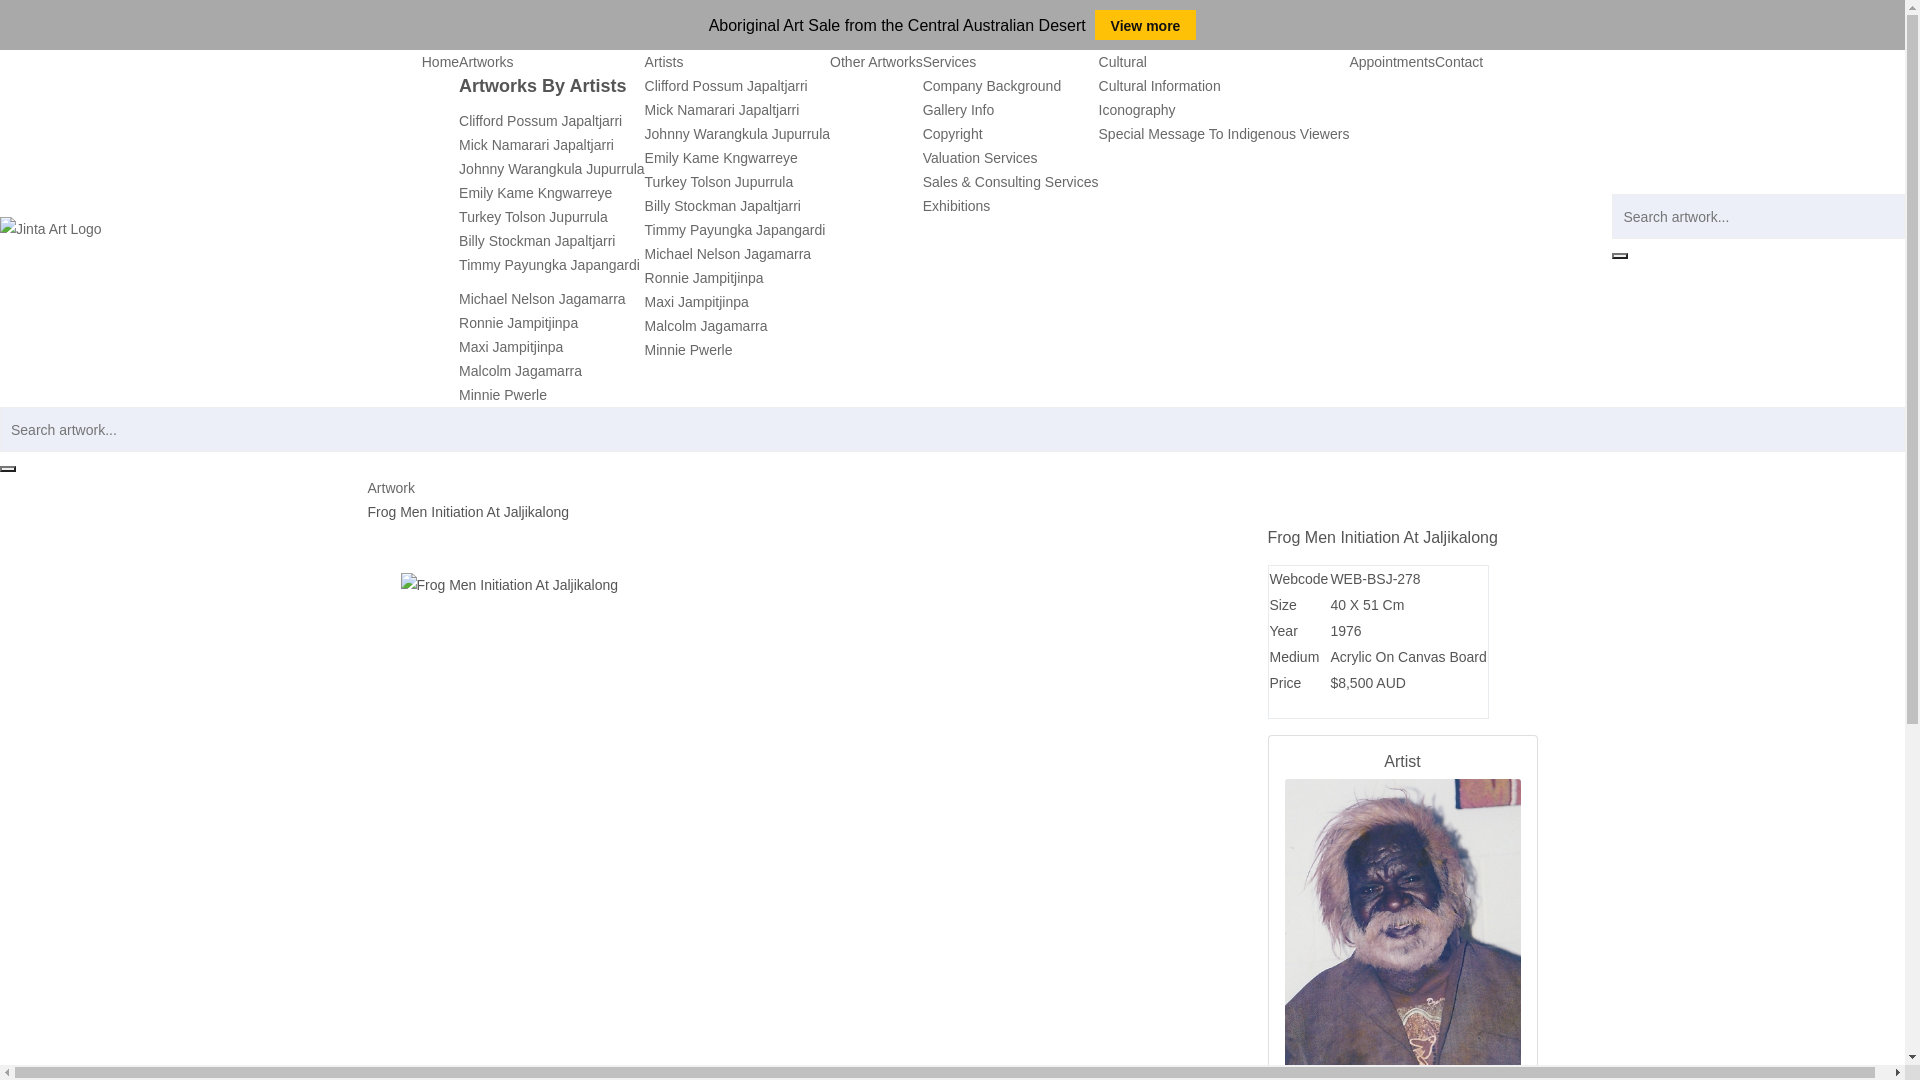 Image resolution: width=1920 pixels, height=1080 pixels. I want to click on 'Cultural Information', so click(1160, 84).